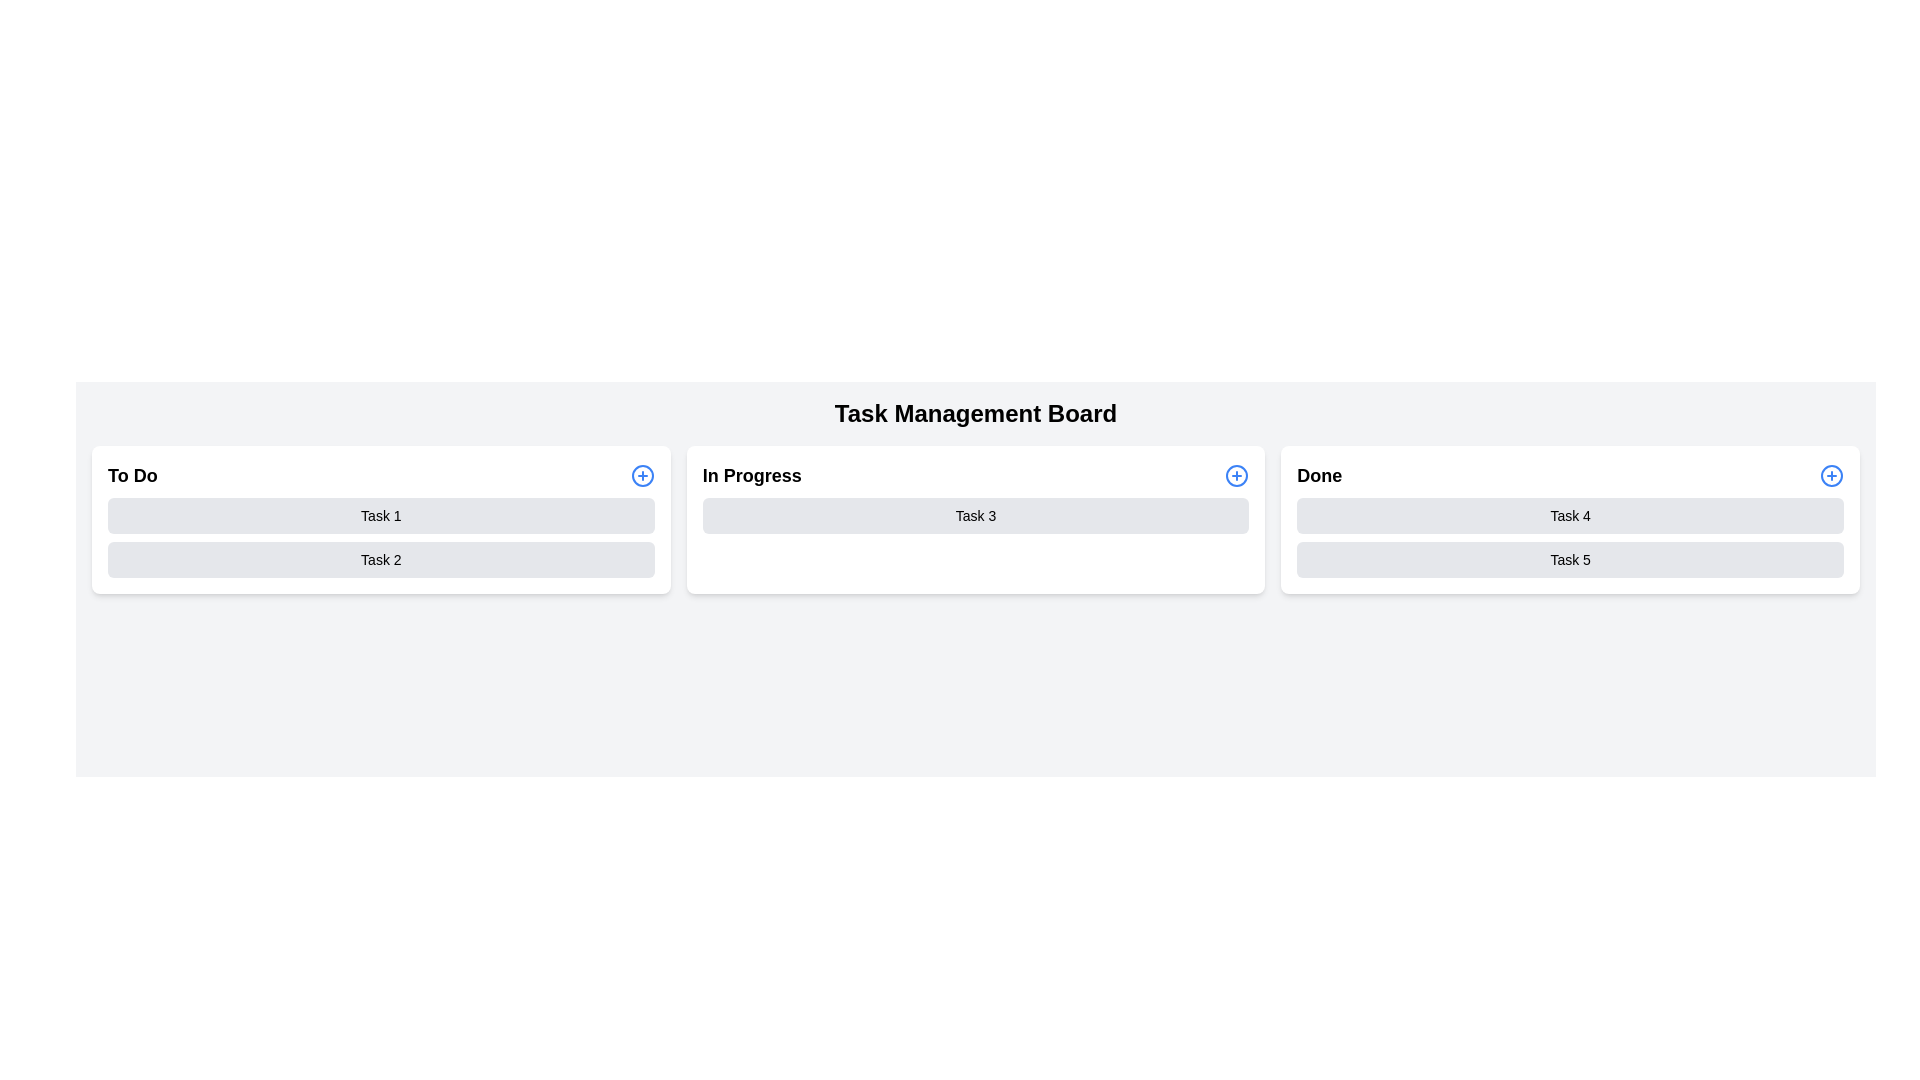  I want to click on the bold and large static text label that reads 'In Progress' located at the top-left corner of the middle column, so click(751, 475).